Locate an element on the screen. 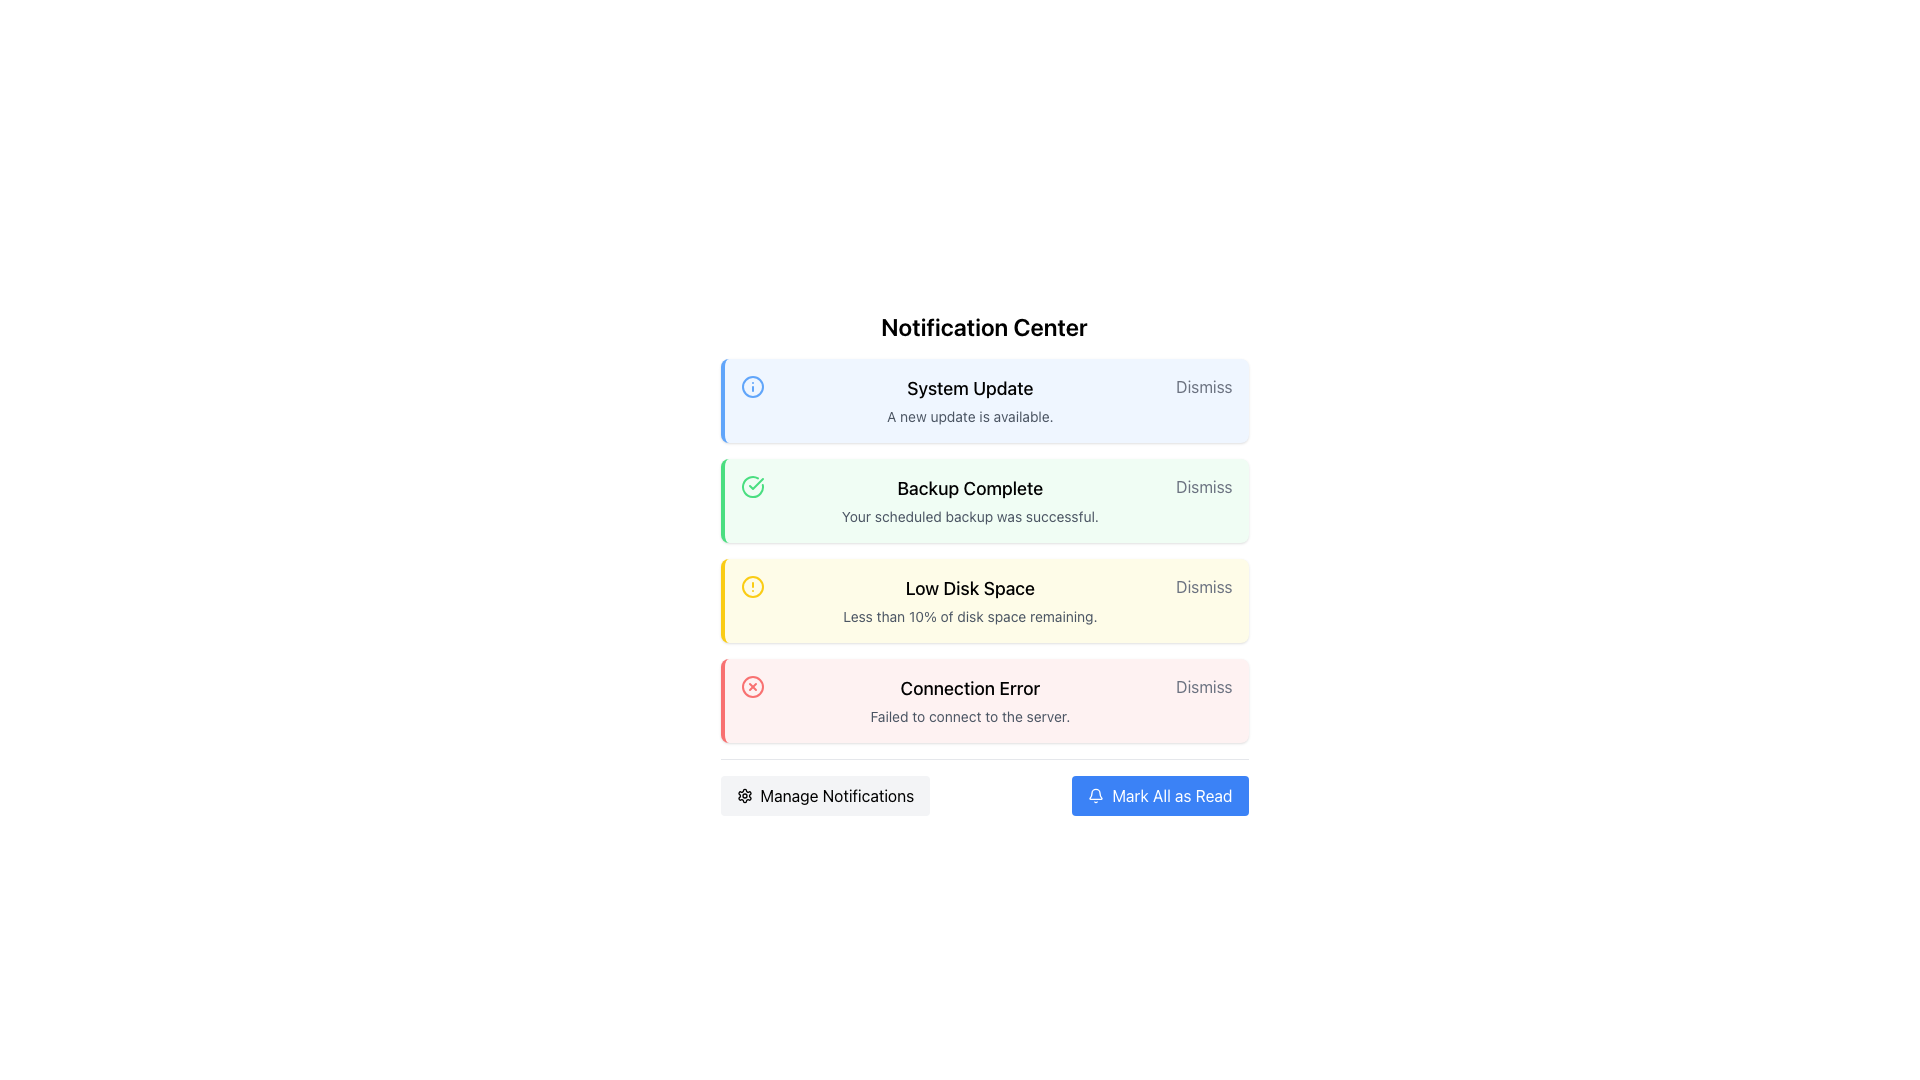 This screenshot has width=1920, height=1080. the red circular icon with a white fill and thick red border located in the 'Connection Error' notification card on the left side is located at coordinates (751, 685).